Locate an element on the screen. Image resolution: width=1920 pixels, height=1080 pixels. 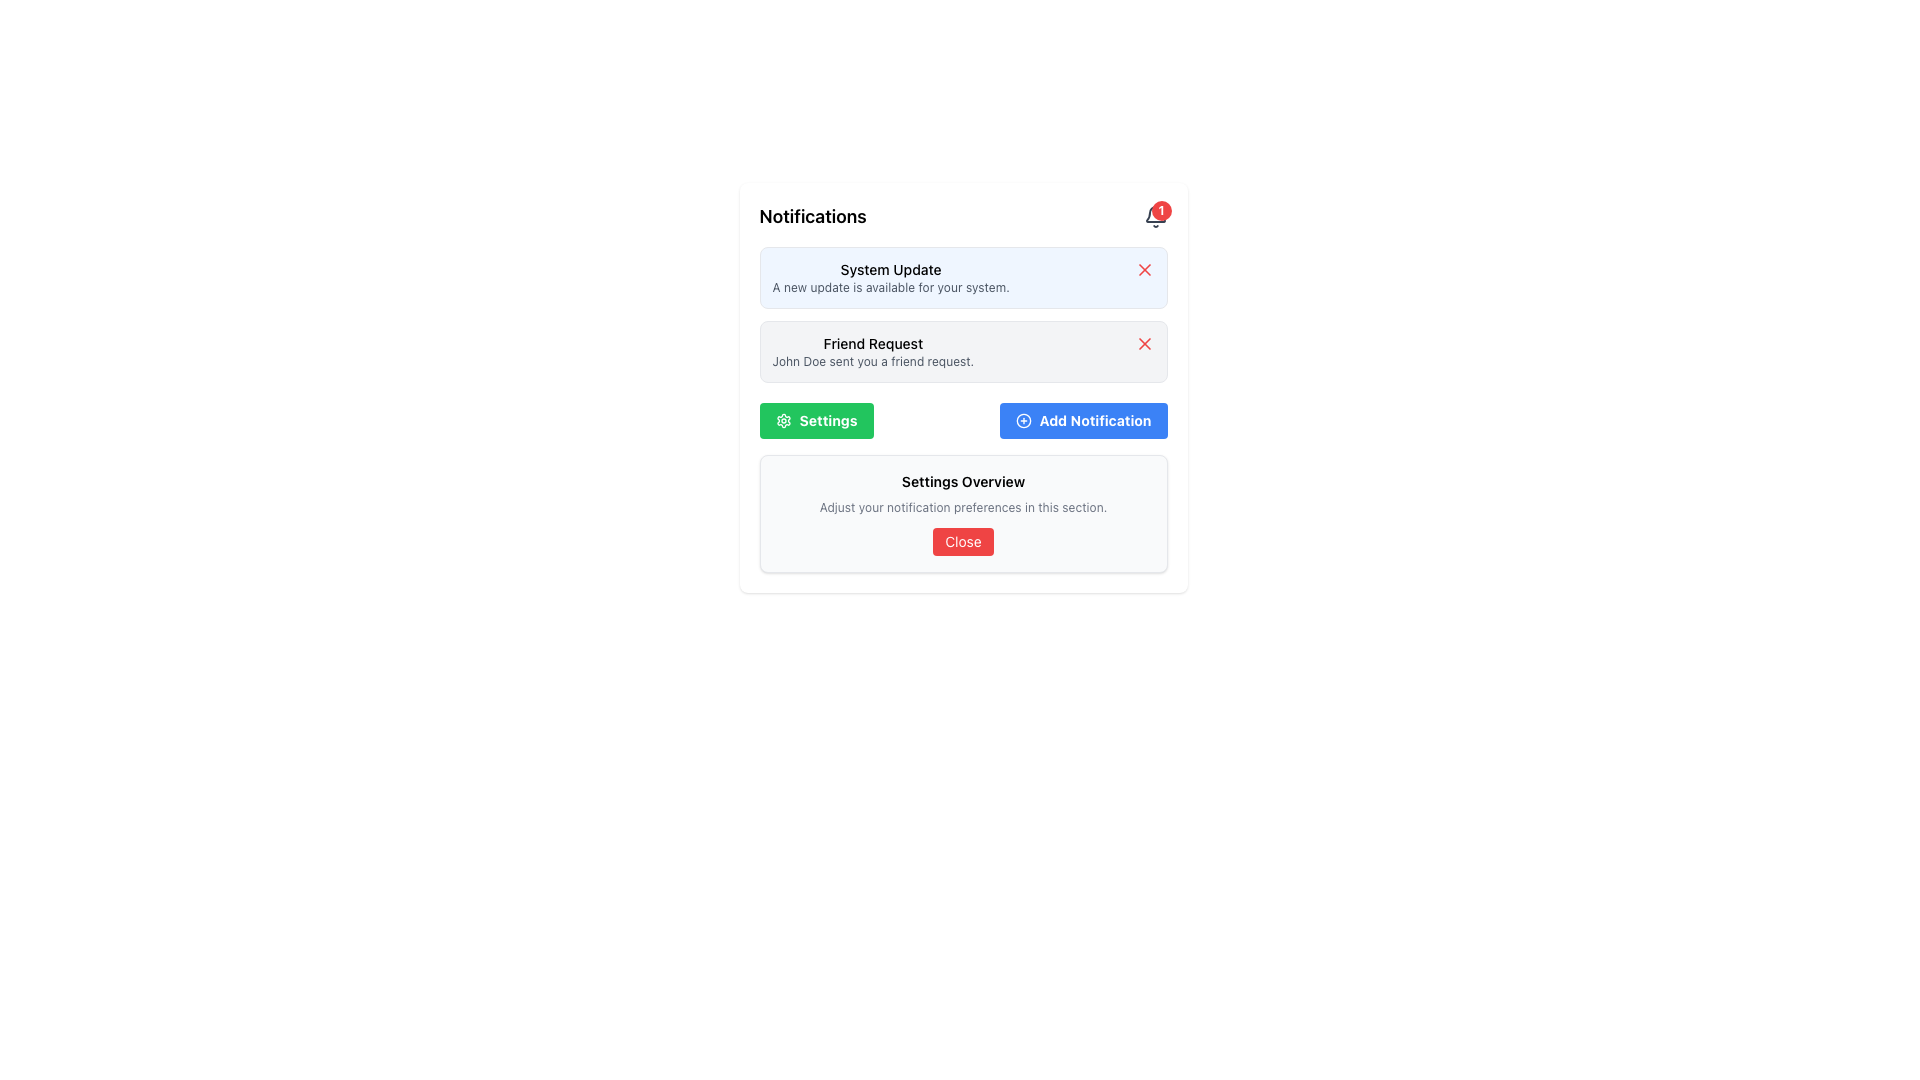
the red circular badge with the number '1' displayed in white, located on the top-right corner of the notification bell icon is located at coordinates (1161, 211).